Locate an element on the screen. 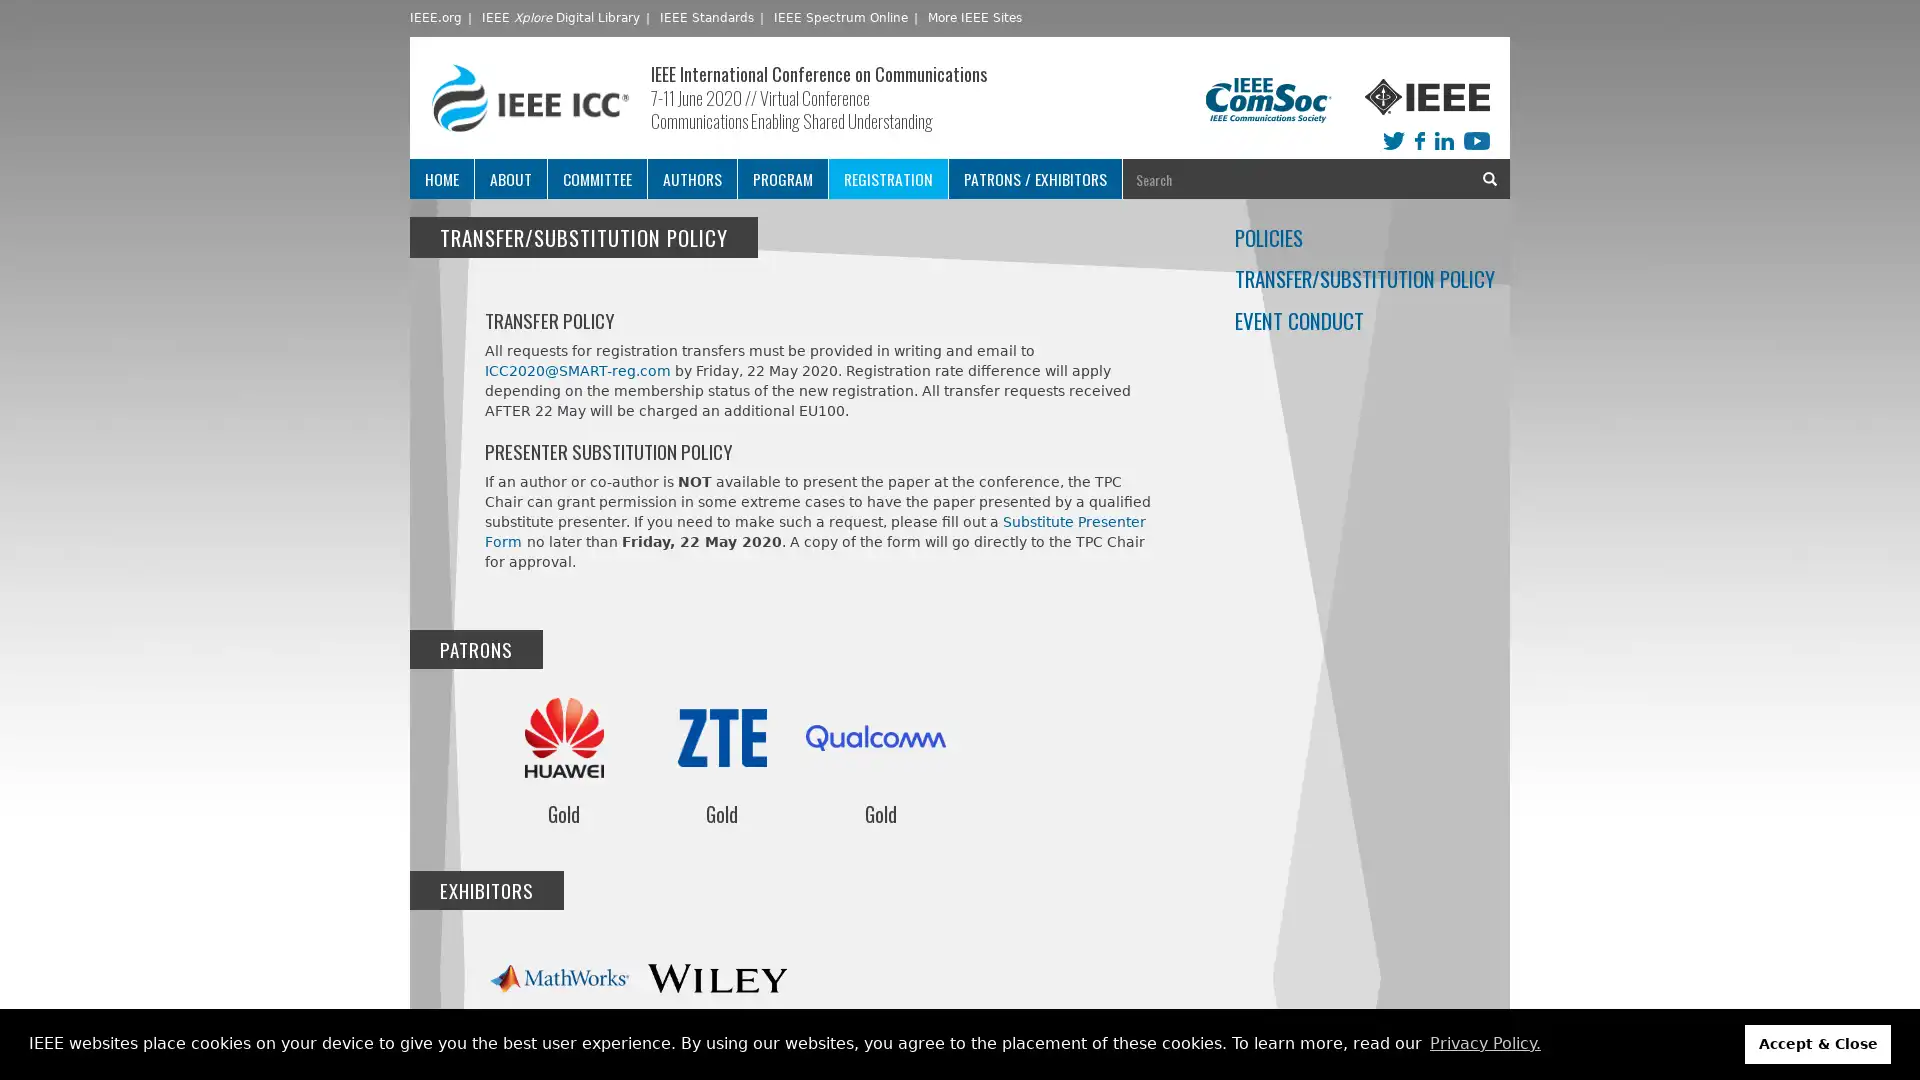 The width and height of the screenshot is (1920, 1080). learn more about cookies is located at coordinates (1484, 1043).